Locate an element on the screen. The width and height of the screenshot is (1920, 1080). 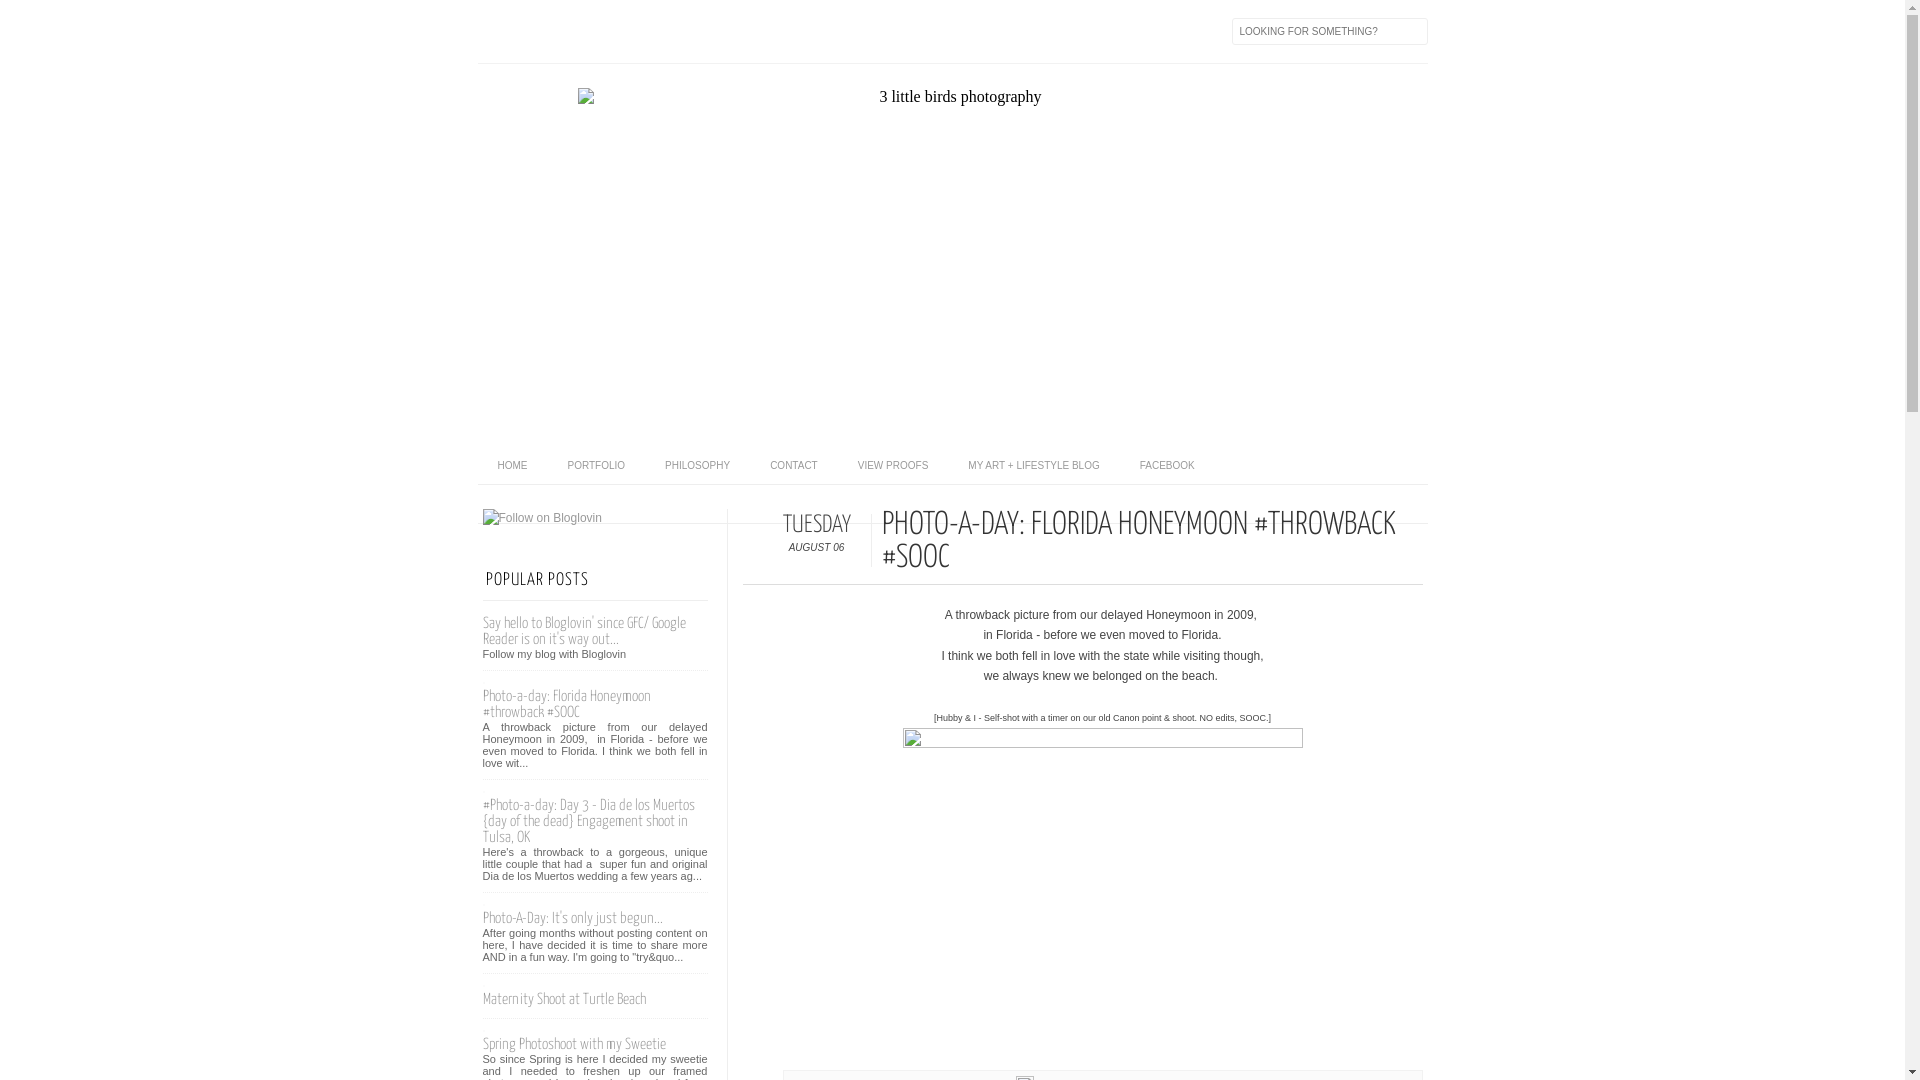
'Photo-a-day: Florida Honeymoon #throwback #SOOC' is located at coordinates (481, 703).